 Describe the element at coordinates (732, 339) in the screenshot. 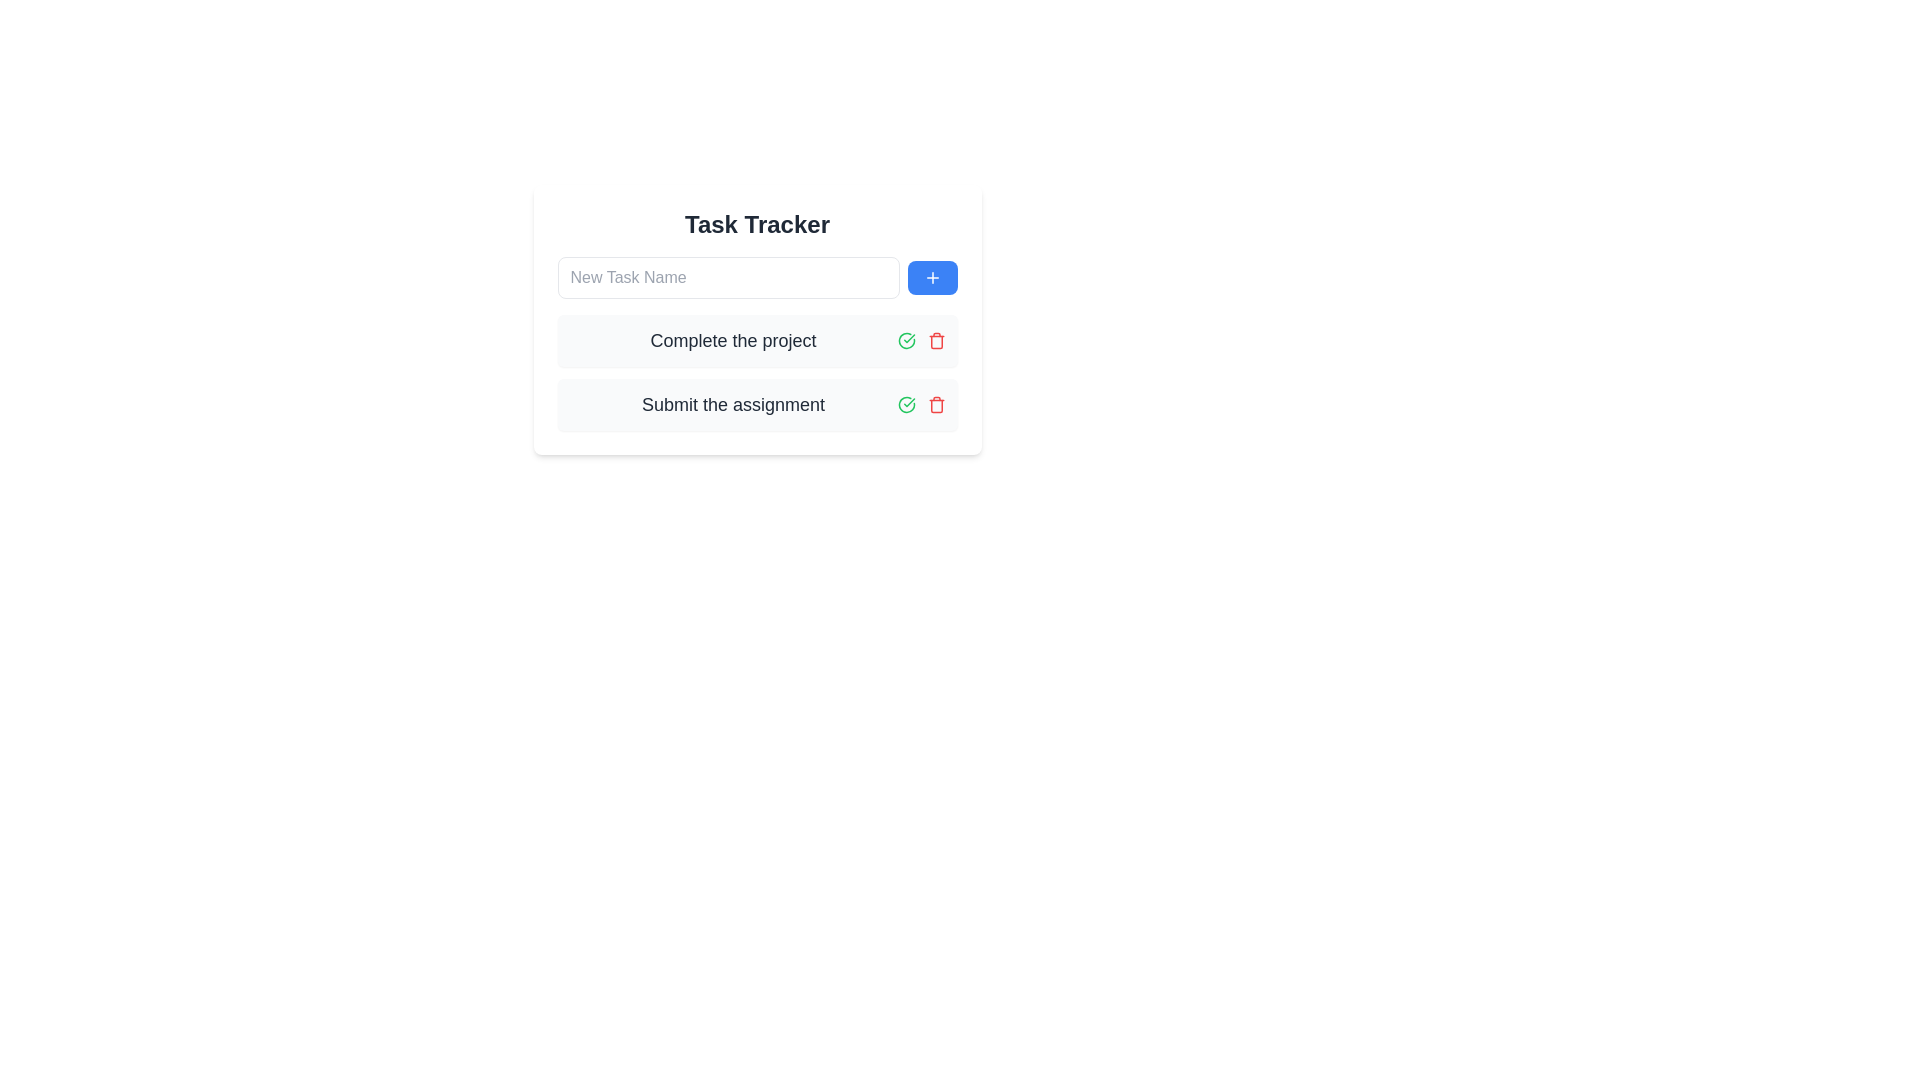

I see `the static text label displaying the title or description of the first task entry in the task management interface` at that location.